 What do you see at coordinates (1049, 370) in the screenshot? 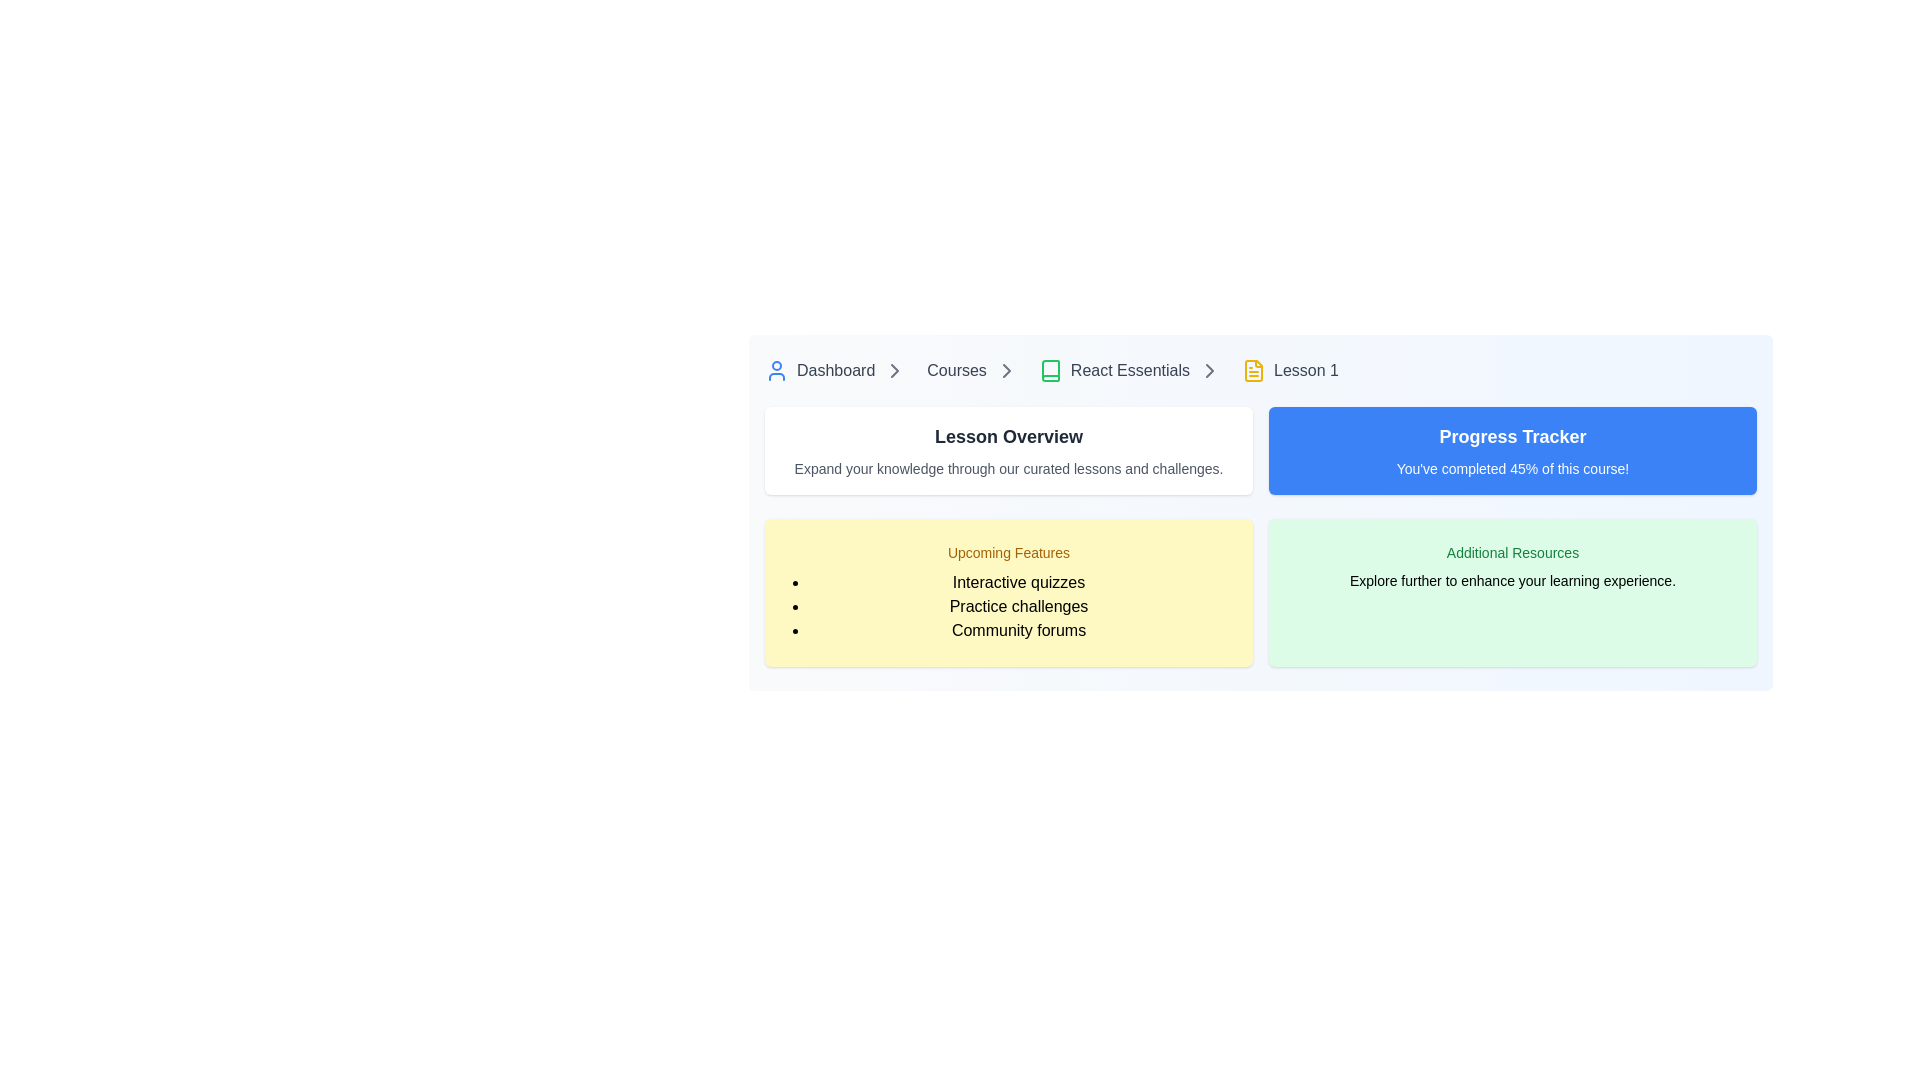
I see `the book icon representing the 'React Essentials' section in the breadcrumb navigation located between the 'Courses' label and the 'React Essentials' label` at bounding box center [1049, 370].